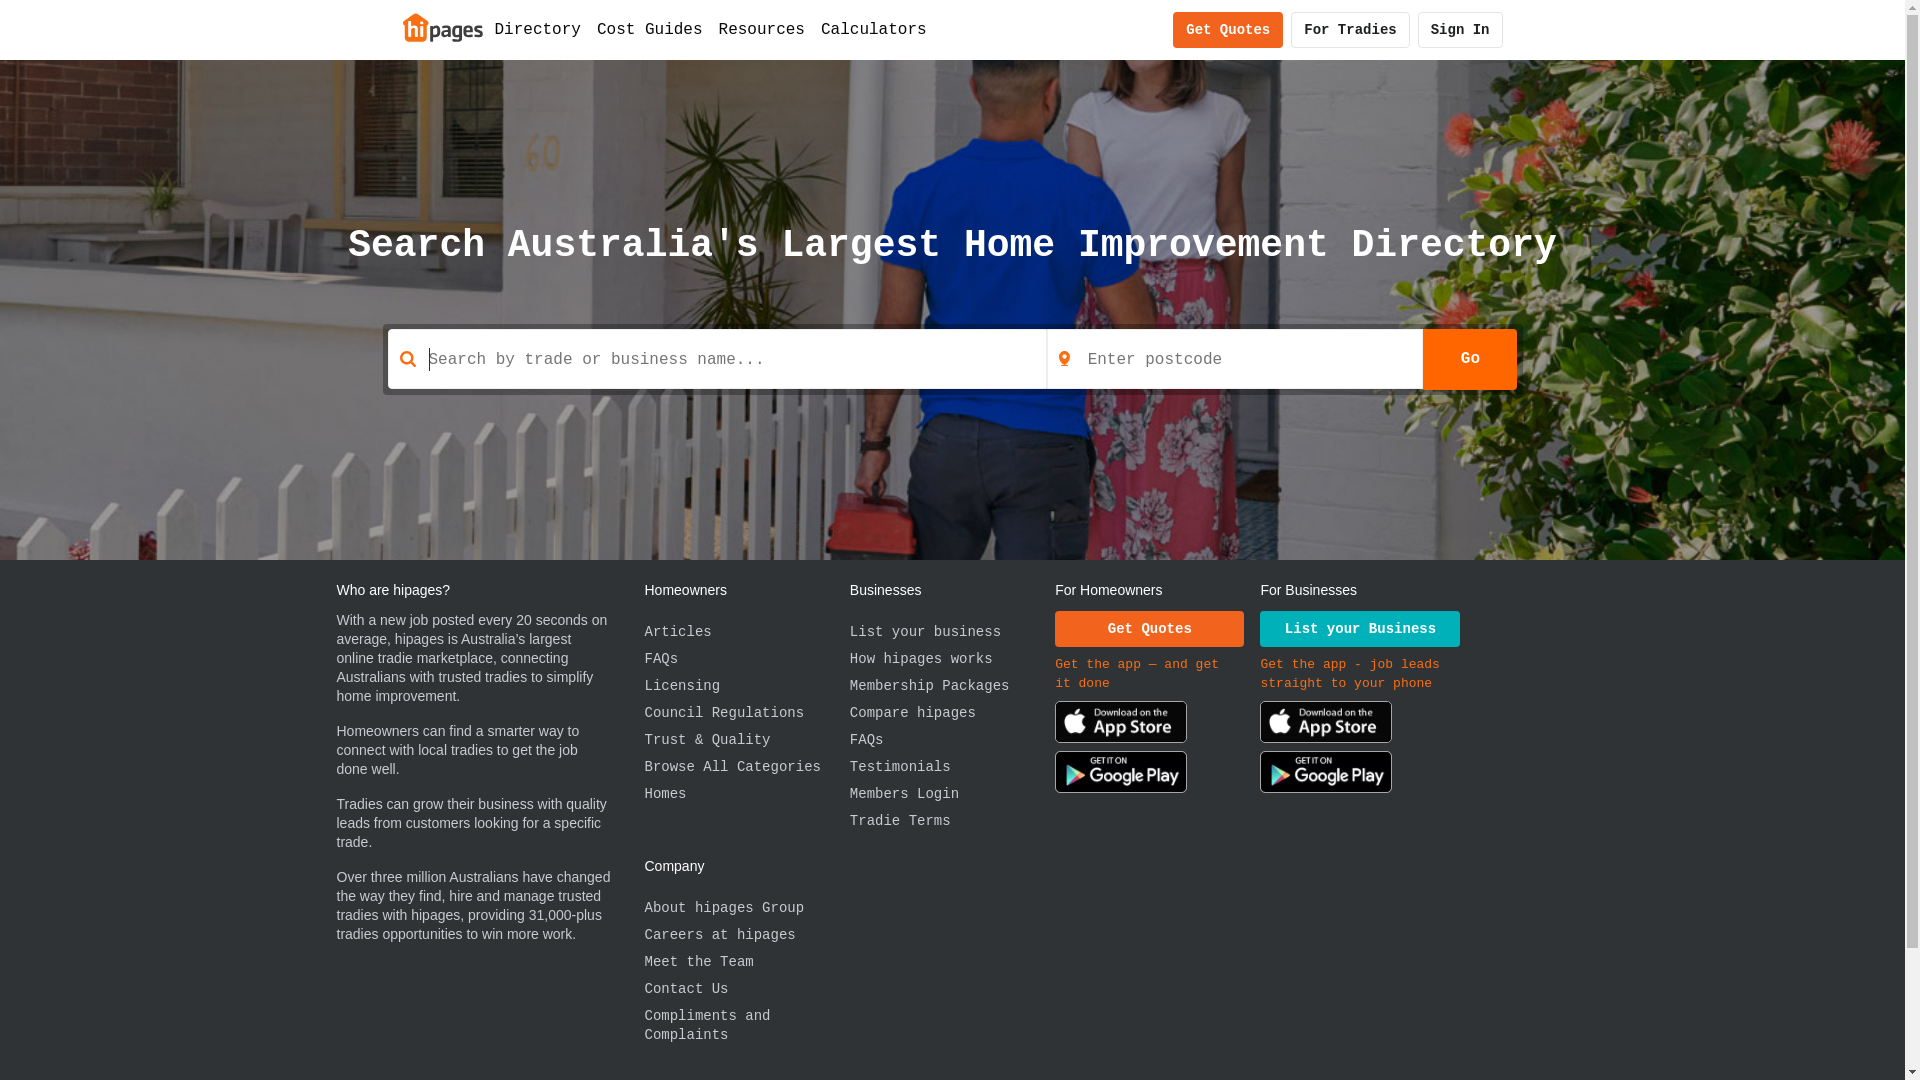 The width and height of the screenshot is (1920, 1080). What do you see at coordinates (643, 685) in the screenshot?
I see `'Licensing'` at bounding box center [643, 685].